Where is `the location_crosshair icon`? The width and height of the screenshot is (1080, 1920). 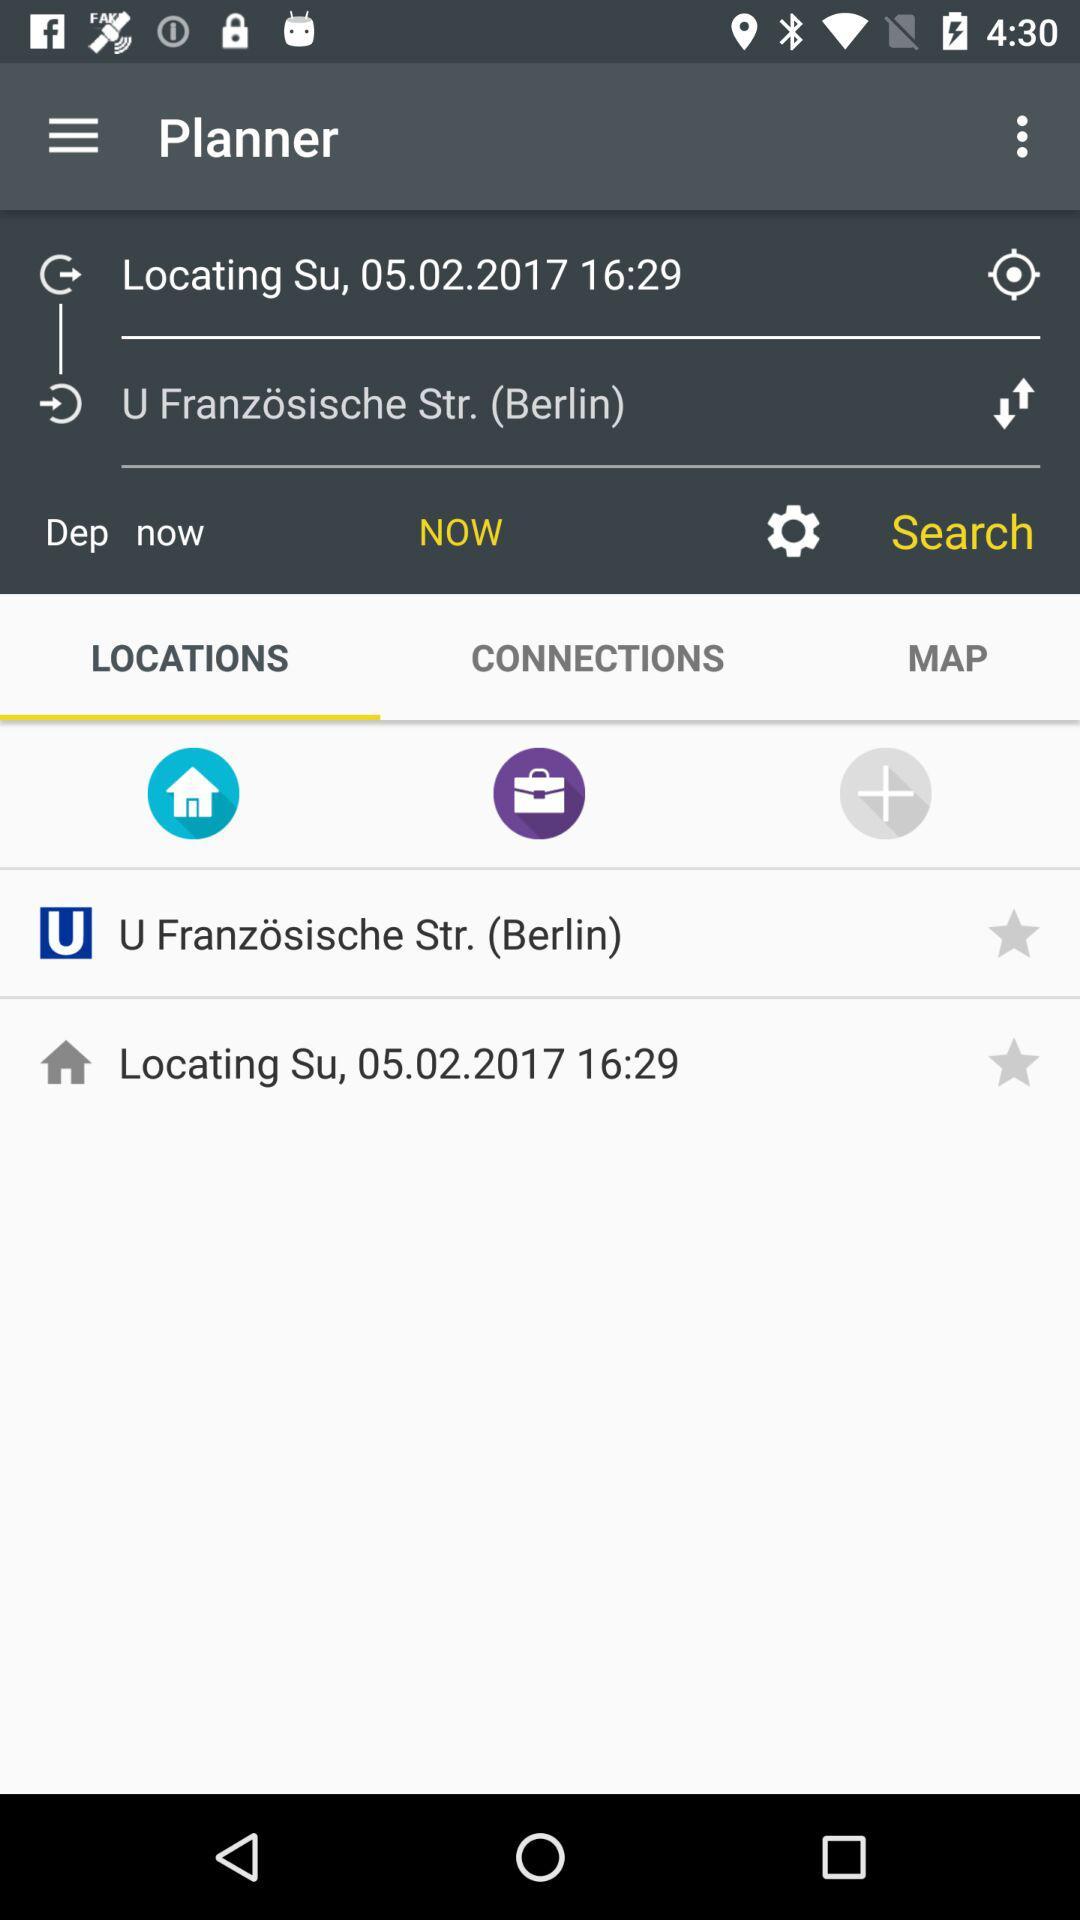 the location_crosshair icon is located at coordinates (1014, 273).